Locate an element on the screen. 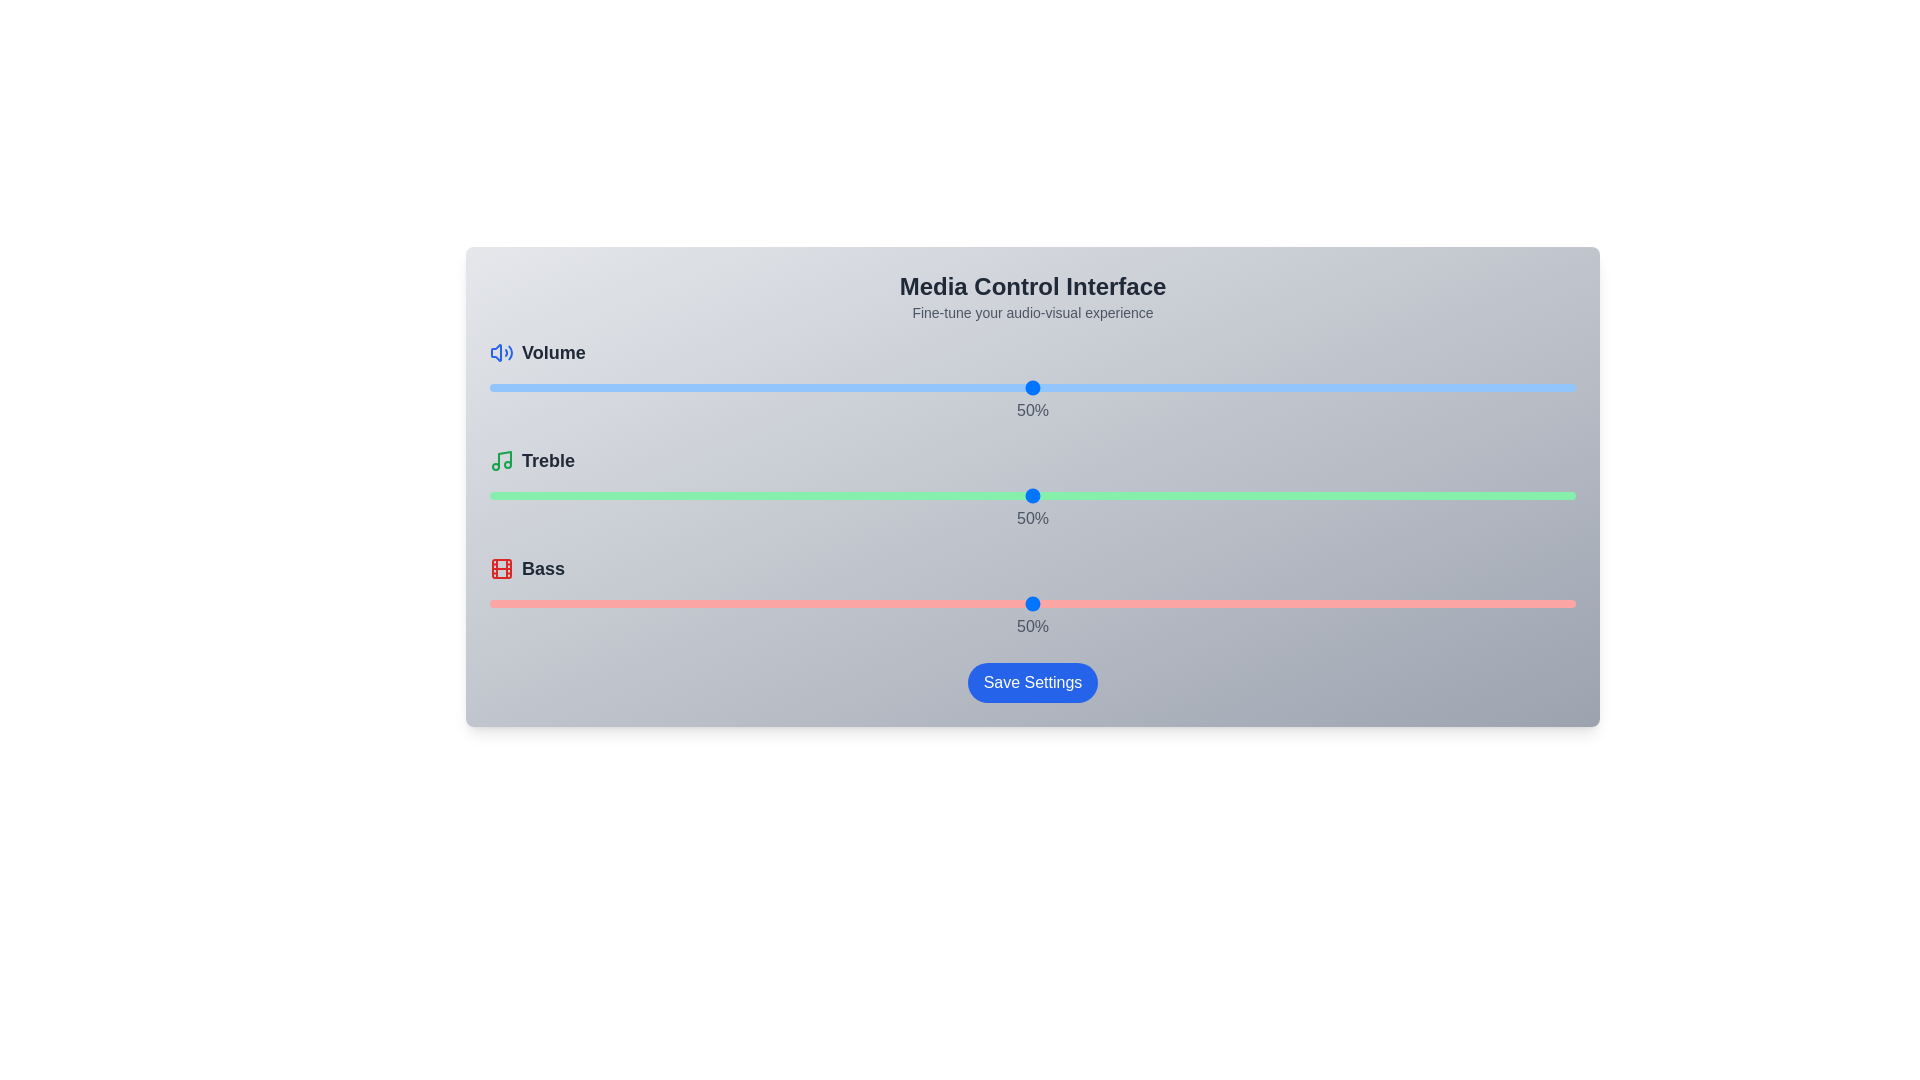 This screenshot has height=1080, width=1920. the red film strip icon located to the left of the word 'Bass' in the media interface is located at coordinates (502, 569).